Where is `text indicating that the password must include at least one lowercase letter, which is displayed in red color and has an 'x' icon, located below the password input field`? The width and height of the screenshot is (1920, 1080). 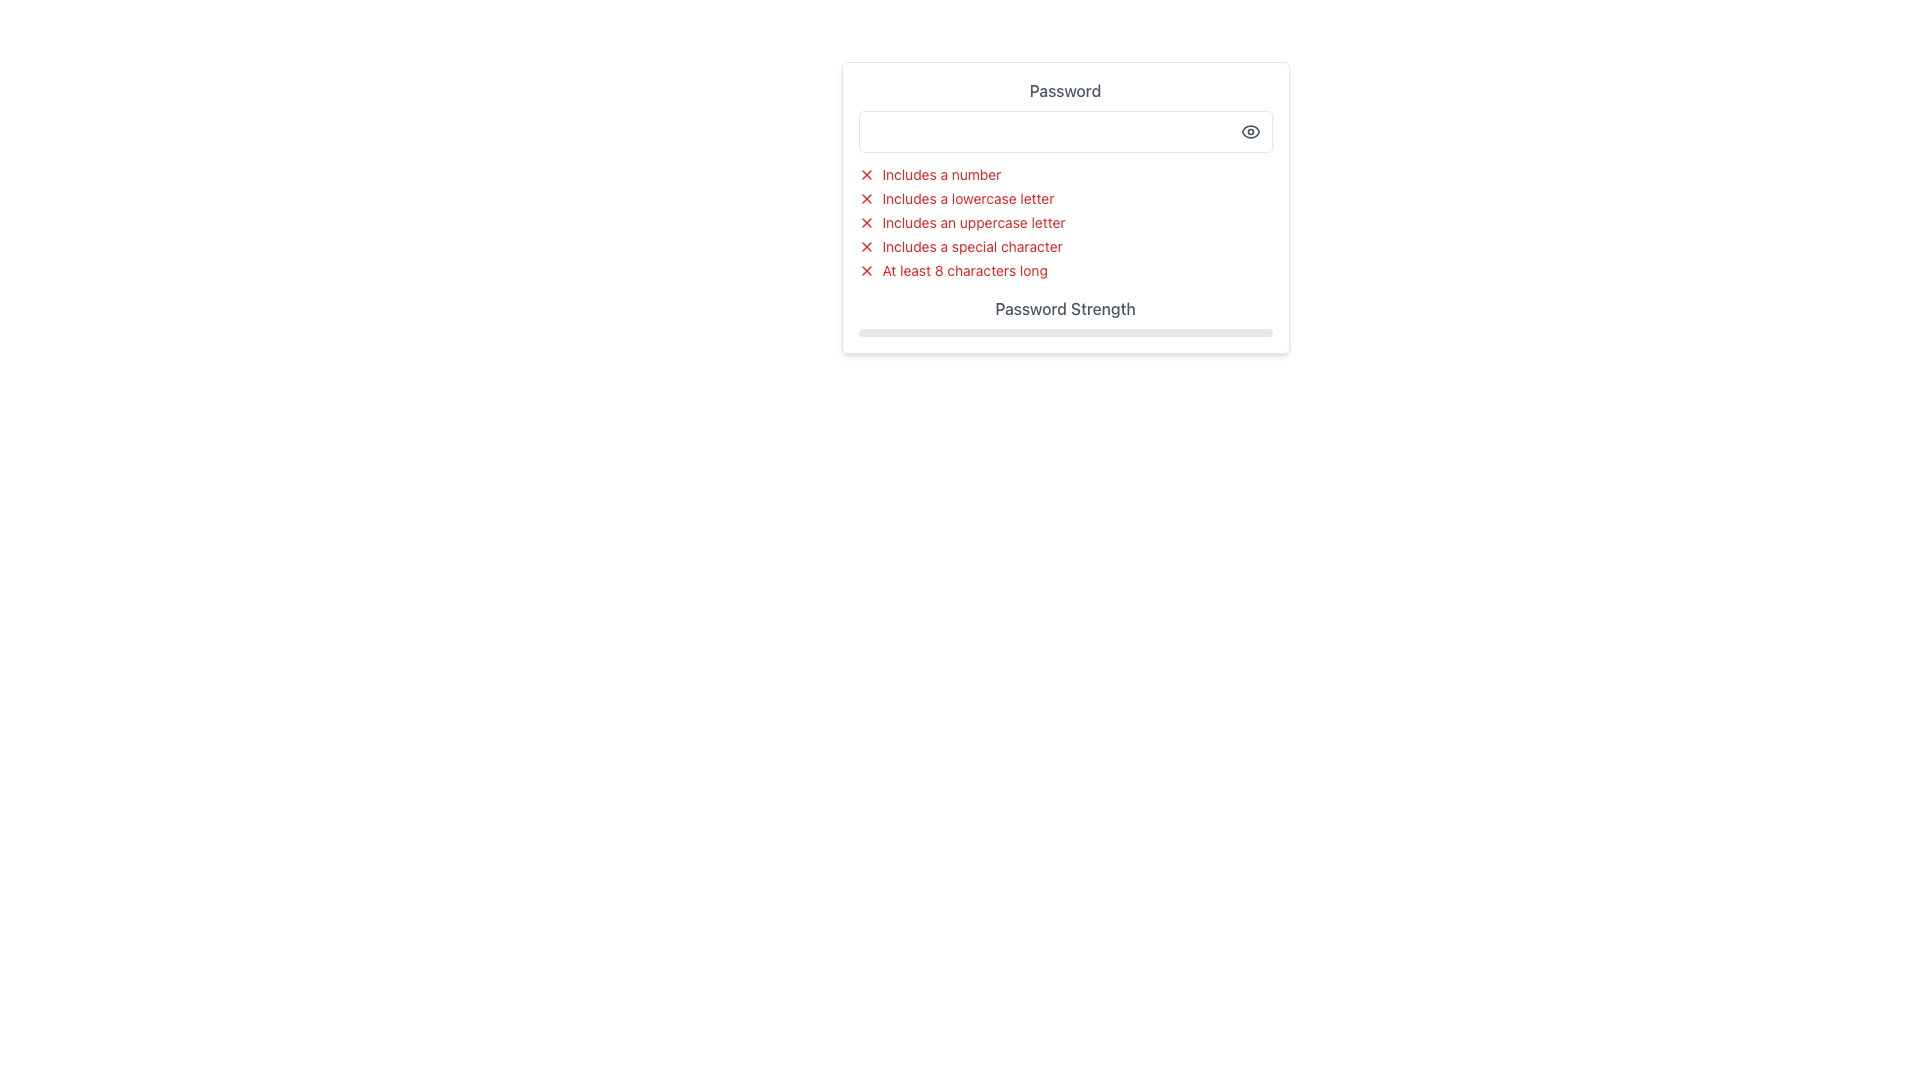 text indicating that the password must include at least one lowercase letter, which is displayed in red color and has an 'x' icon, located below the password input field is located at coordinates (1064, 199).